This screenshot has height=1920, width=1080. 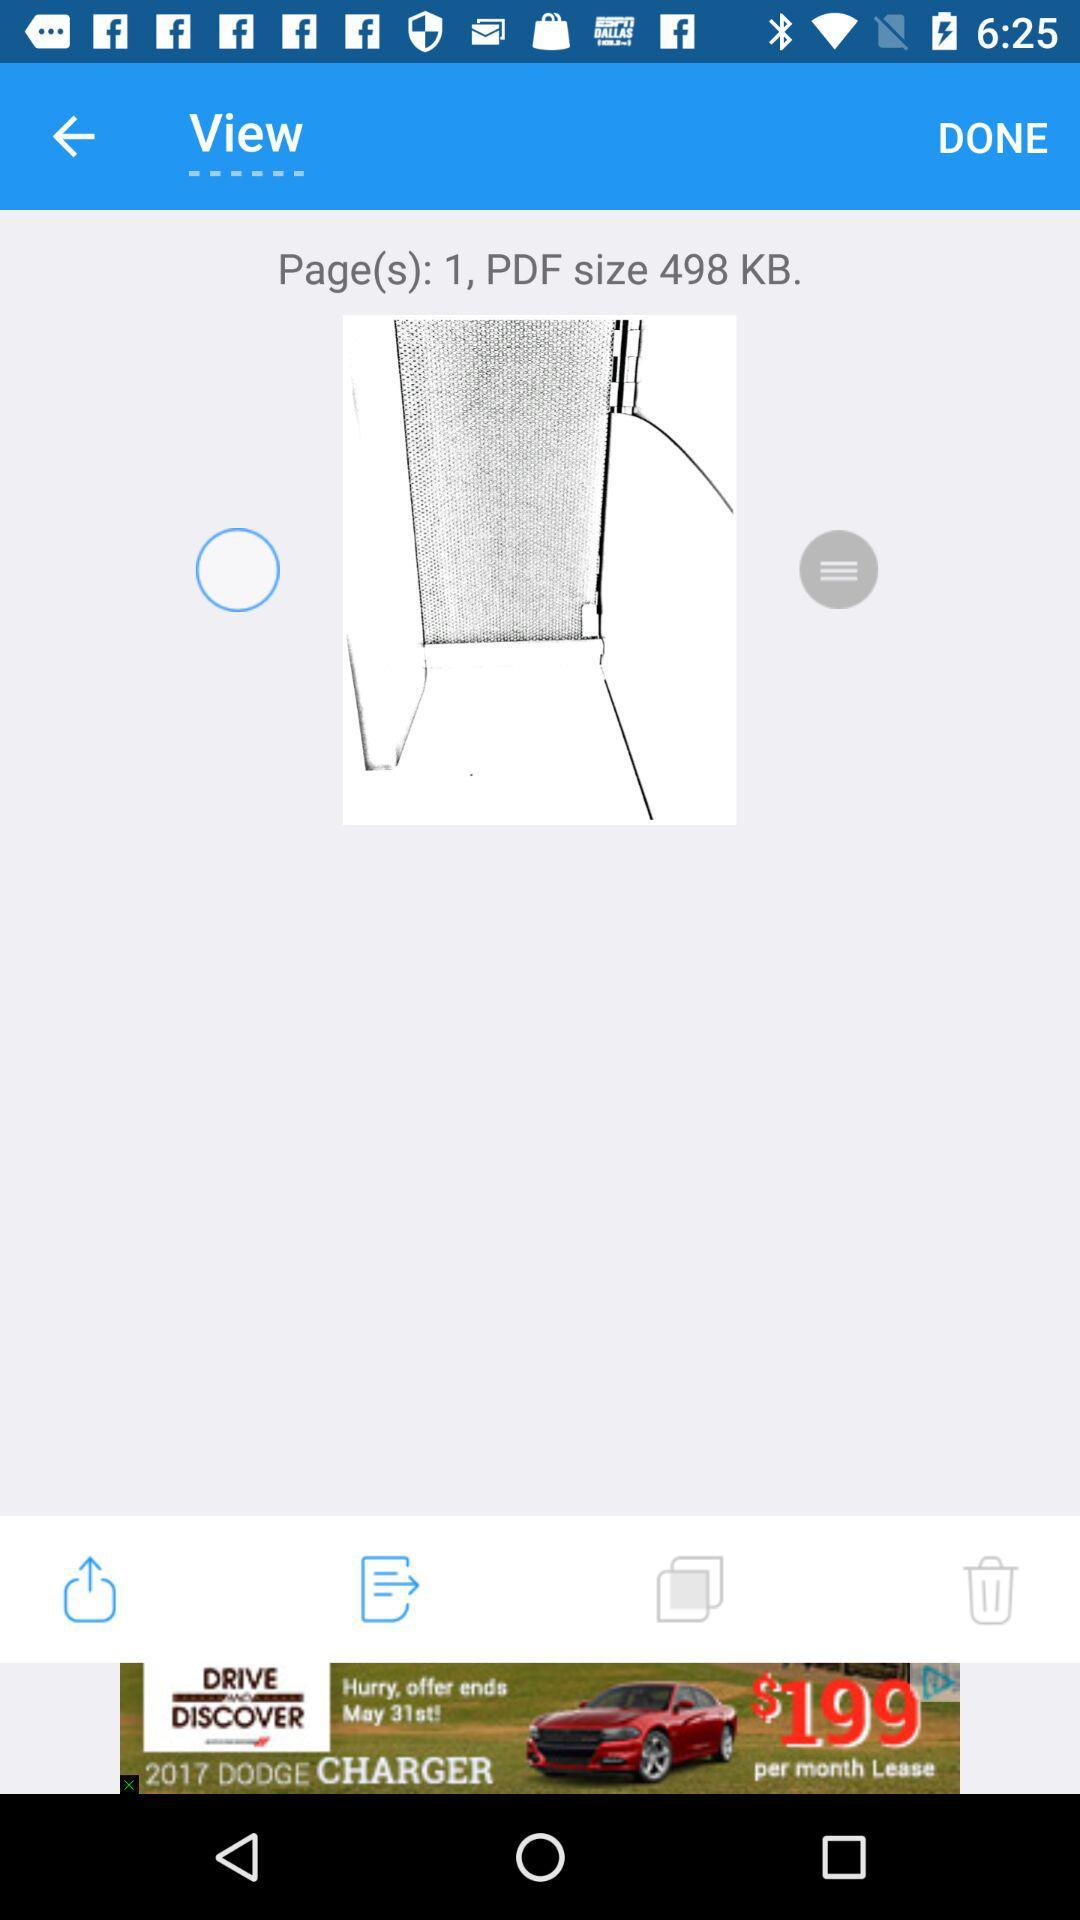 I want to click on the done item, so click(x=992, y=135).